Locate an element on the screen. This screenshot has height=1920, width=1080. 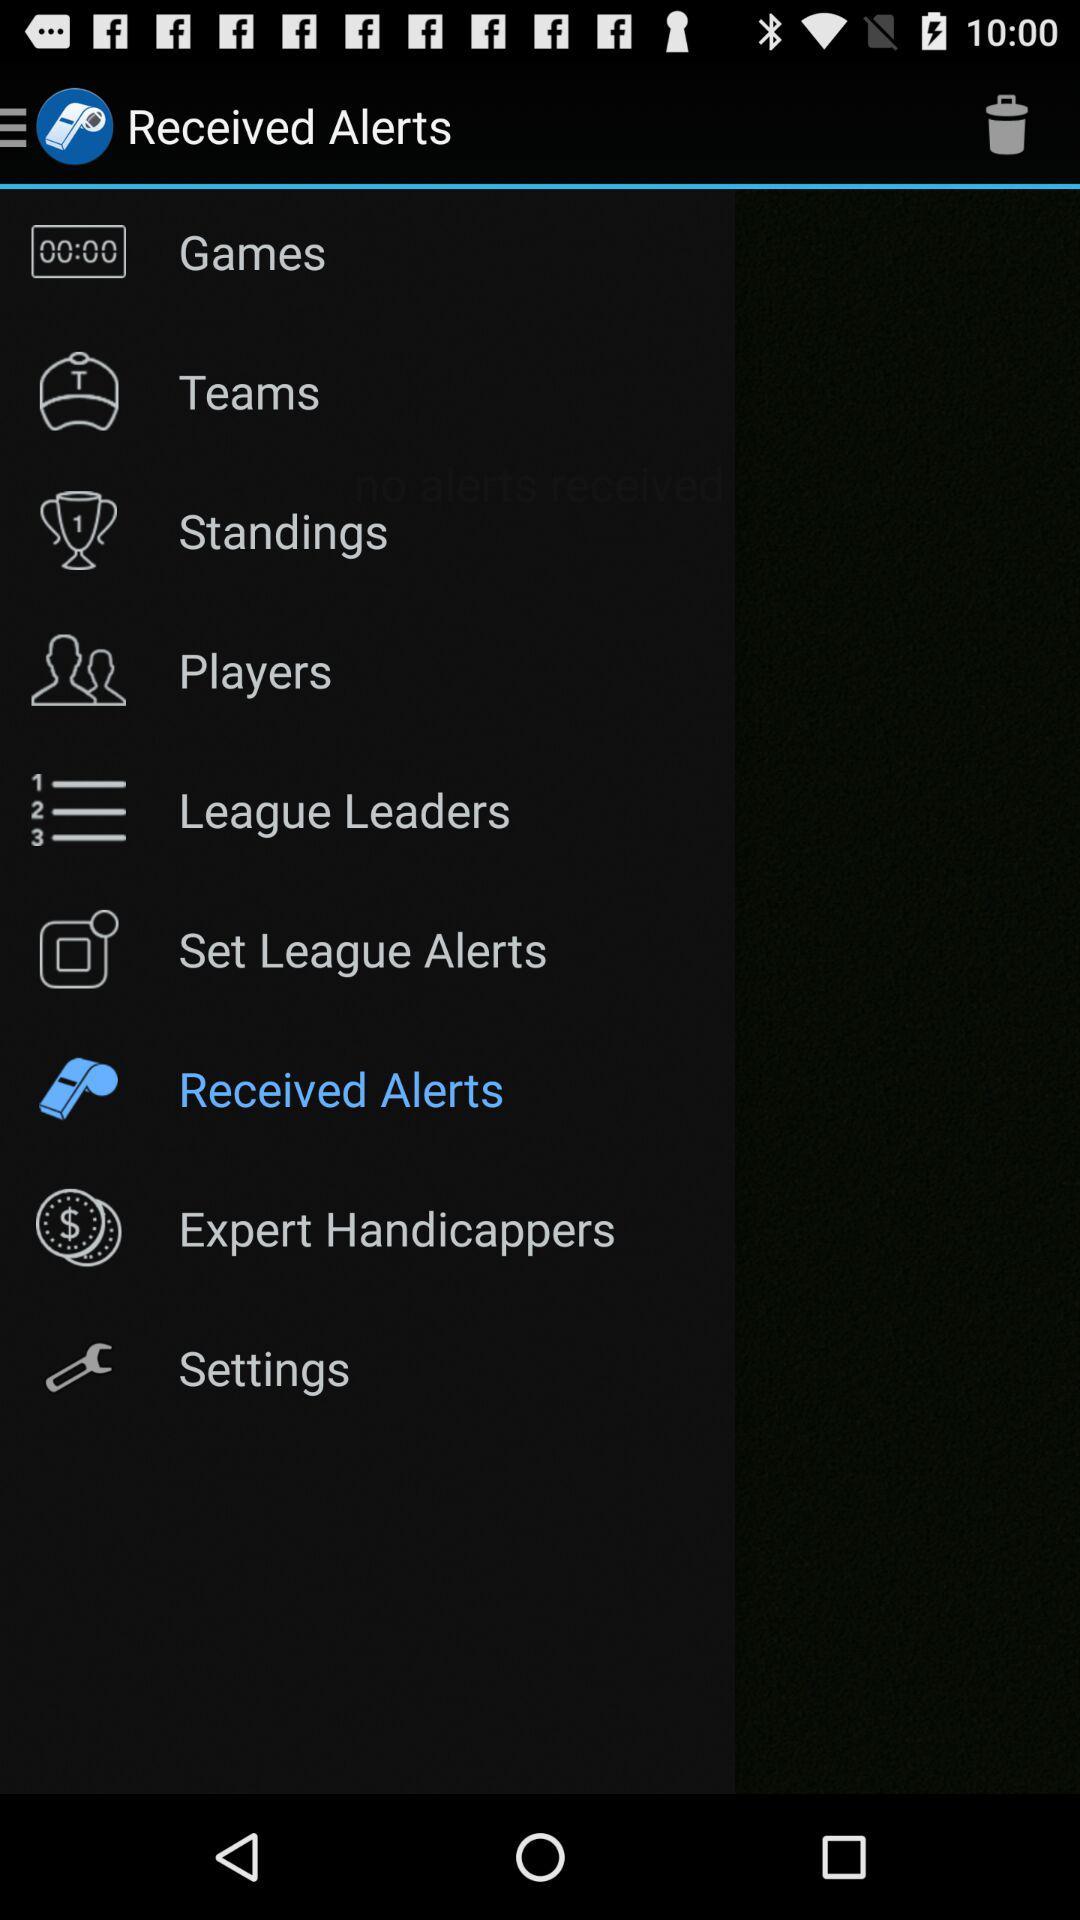
move to left of players is located at coordinates (77, 670).